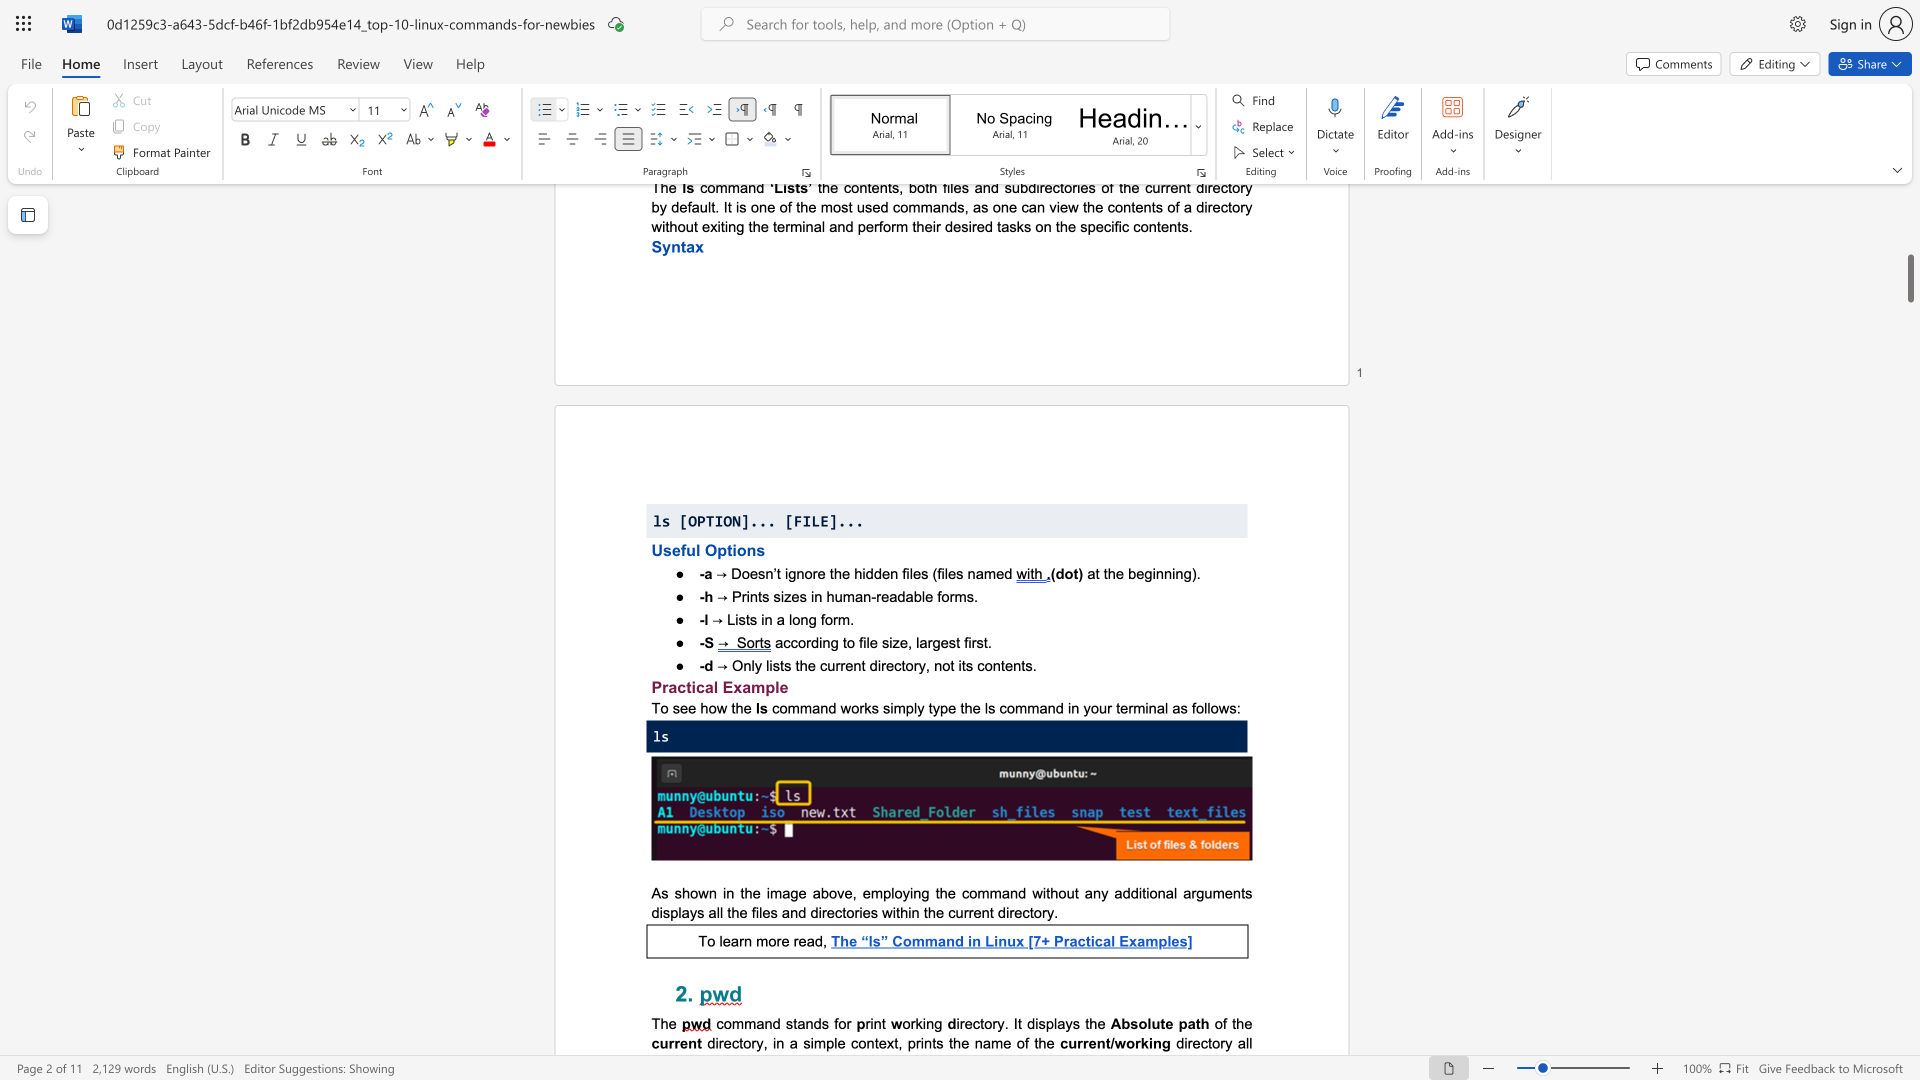 The width and height of the screenshot is (1920, 1080). What do you see at coordinates (969, 642) in the screenshot?
I see `the 4th character "i" in the text` at bounding box center [969, 642].